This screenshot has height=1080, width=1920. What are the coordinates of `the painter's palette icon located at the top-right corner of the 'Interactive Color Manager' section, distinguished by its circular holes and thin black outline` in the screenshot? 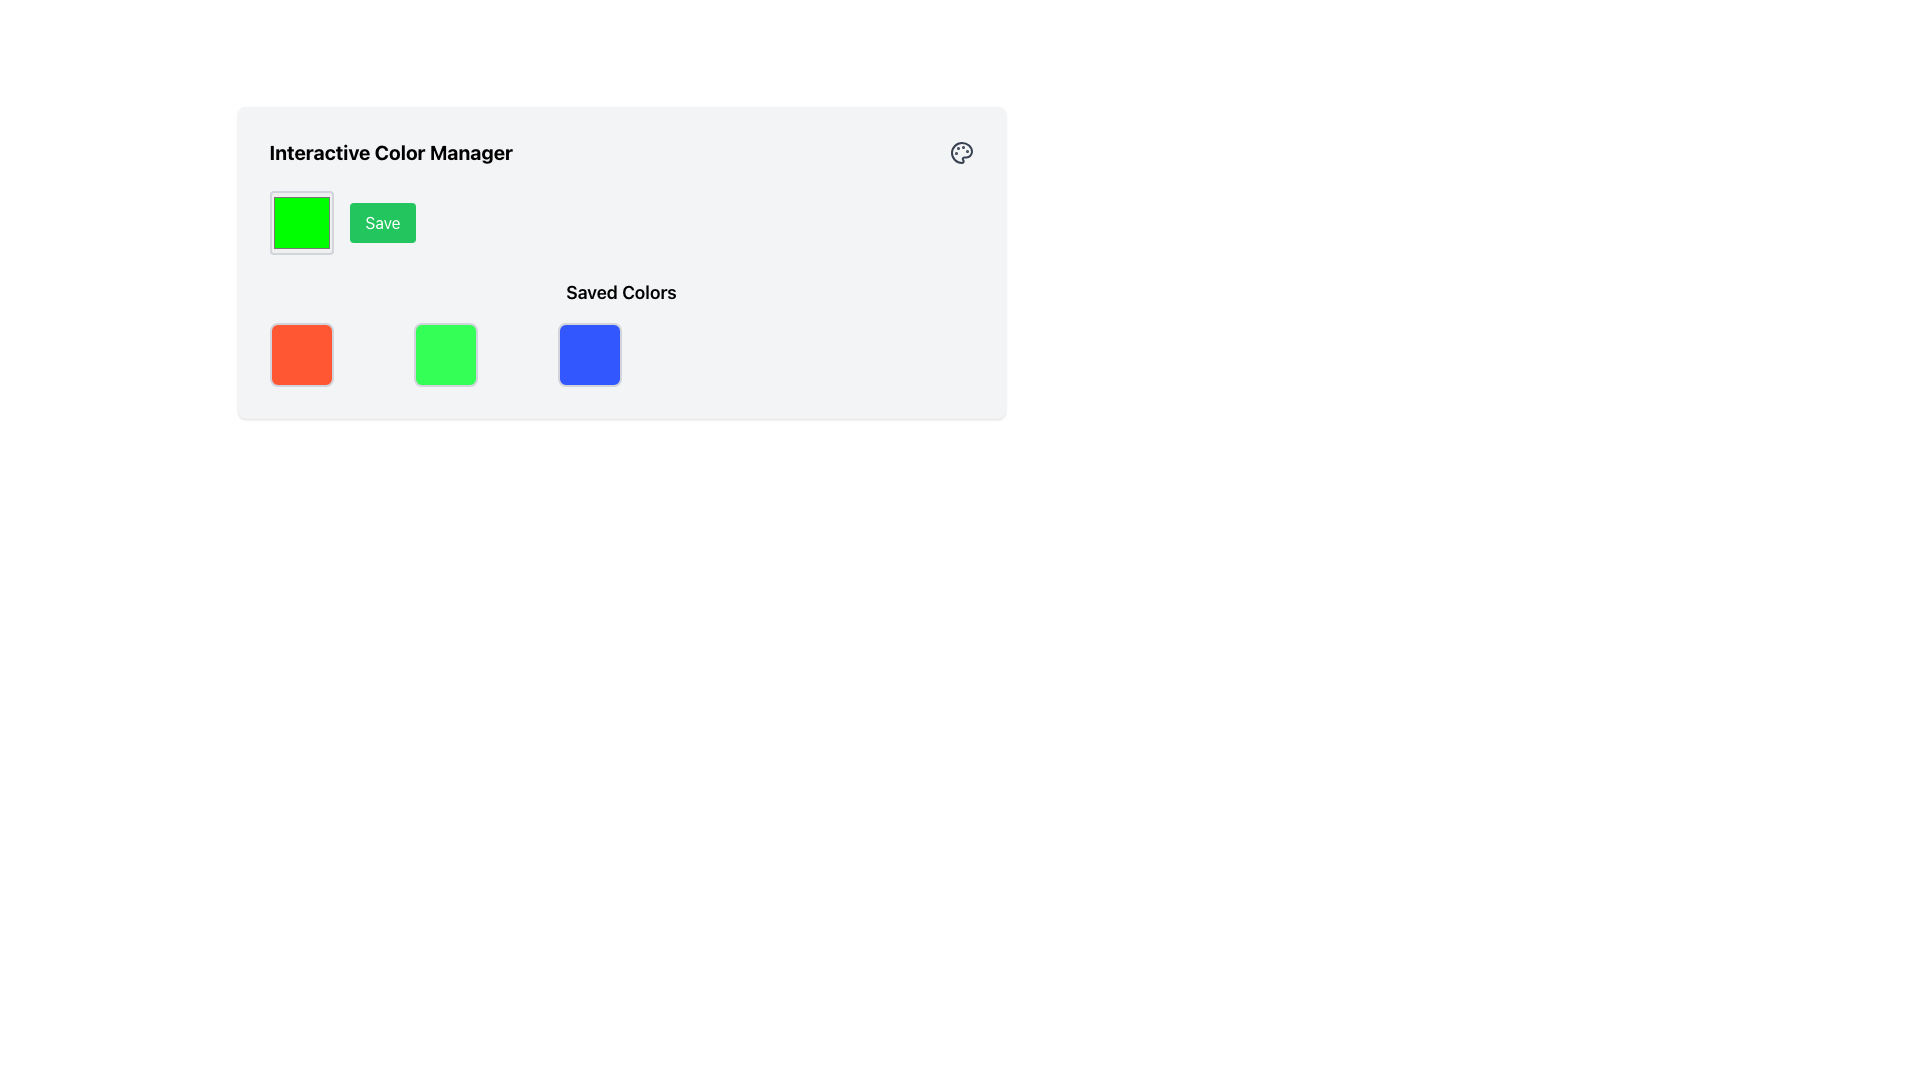 It's located at (961, 152).